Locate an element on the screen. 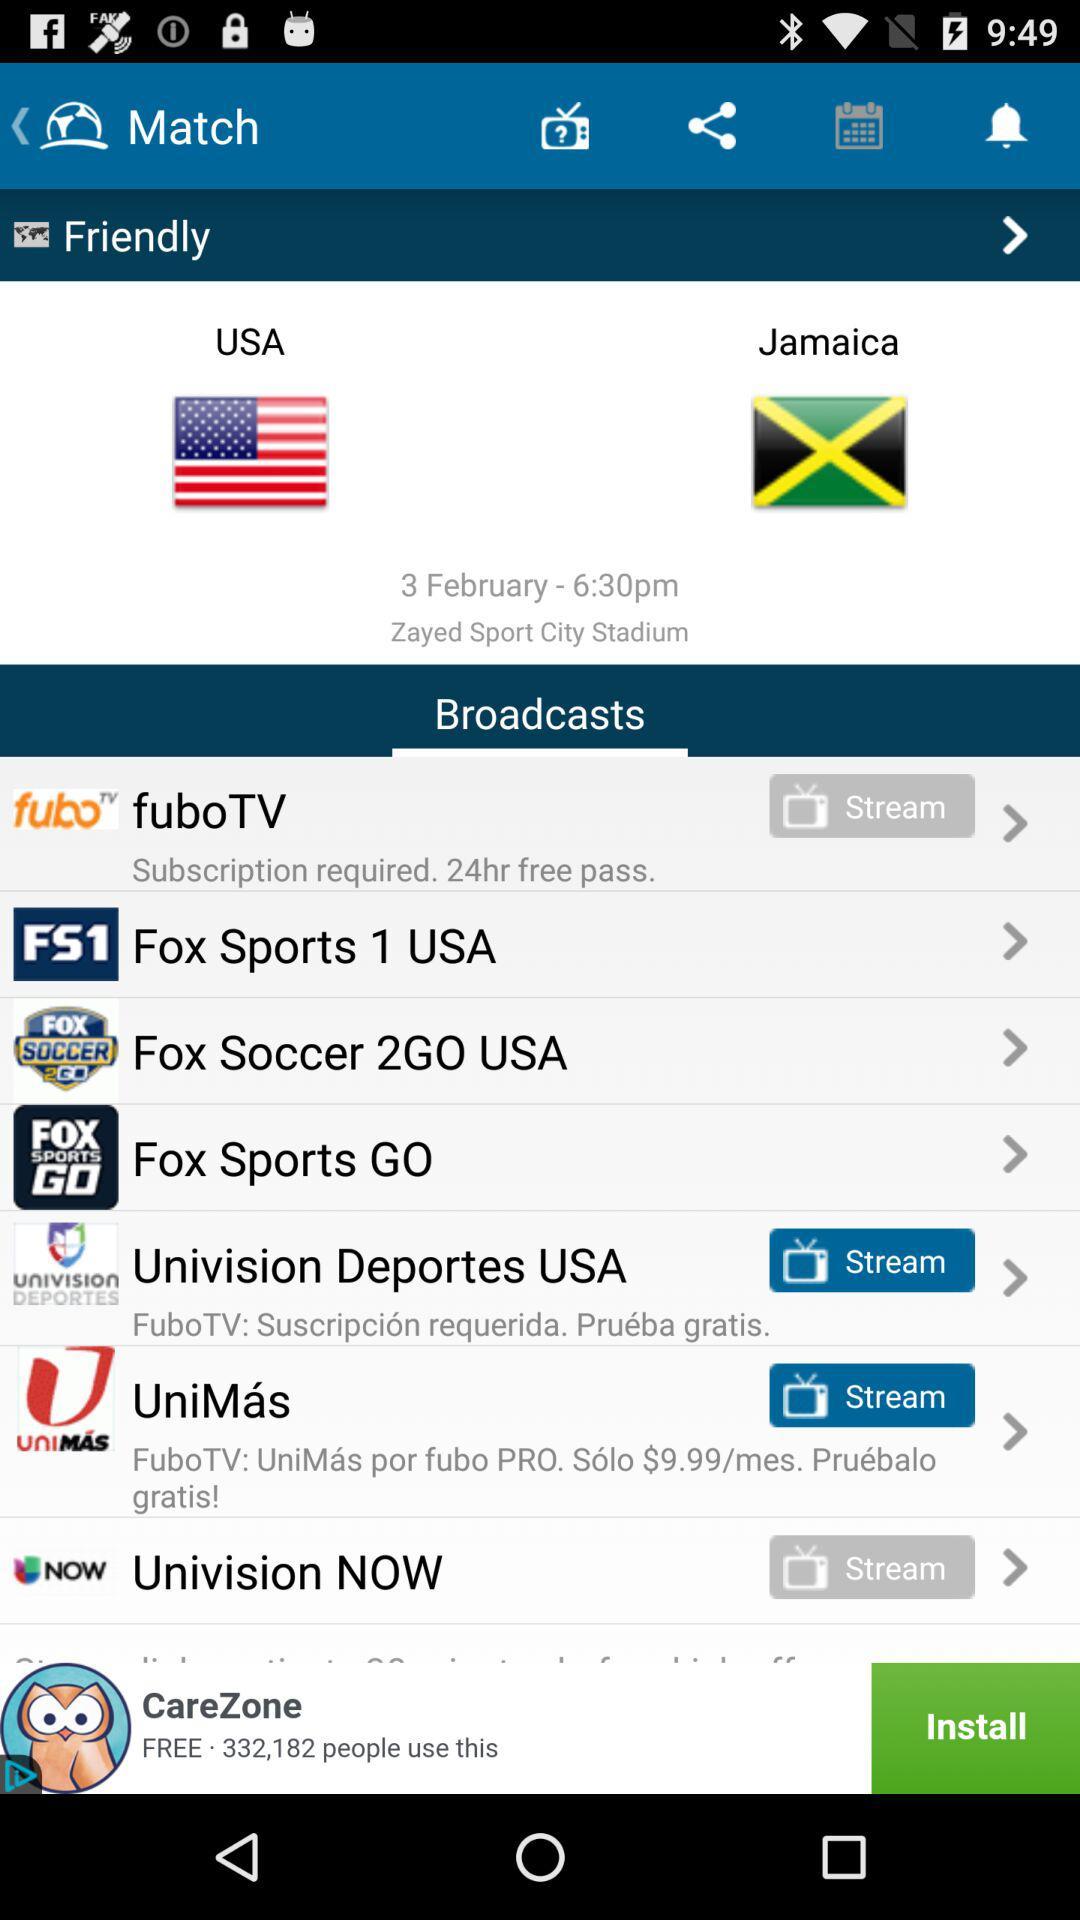 The height and width of the screenshot is (1920, 1080). the jamaica flag to the right side of the page is located at coordinates (829, 451).